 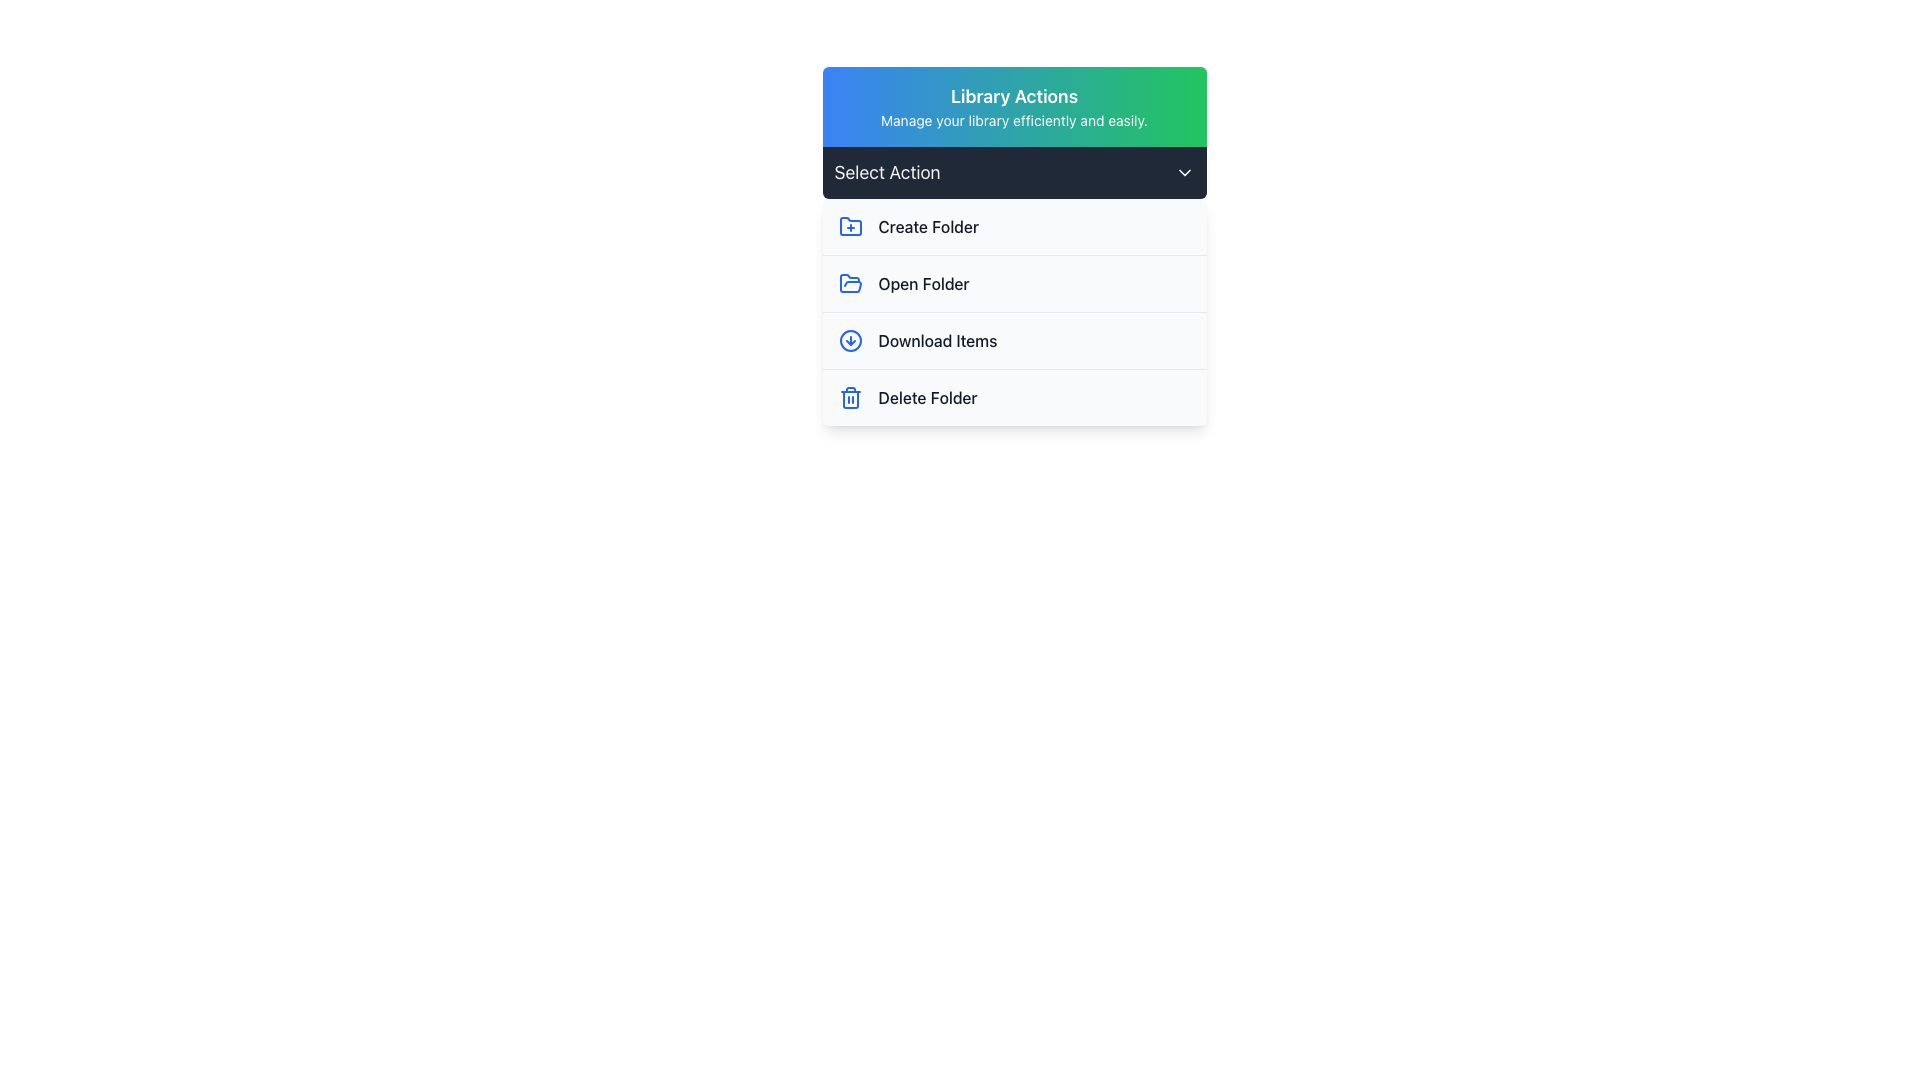 What do you see at coordinates (850, 283) in the screenshot?
I see `the blue open folder icon located in the second row of the 'Select Action' dropdown menu, which is directly to the left of the 'Open Folder' text` at bounding box center [850, 283].